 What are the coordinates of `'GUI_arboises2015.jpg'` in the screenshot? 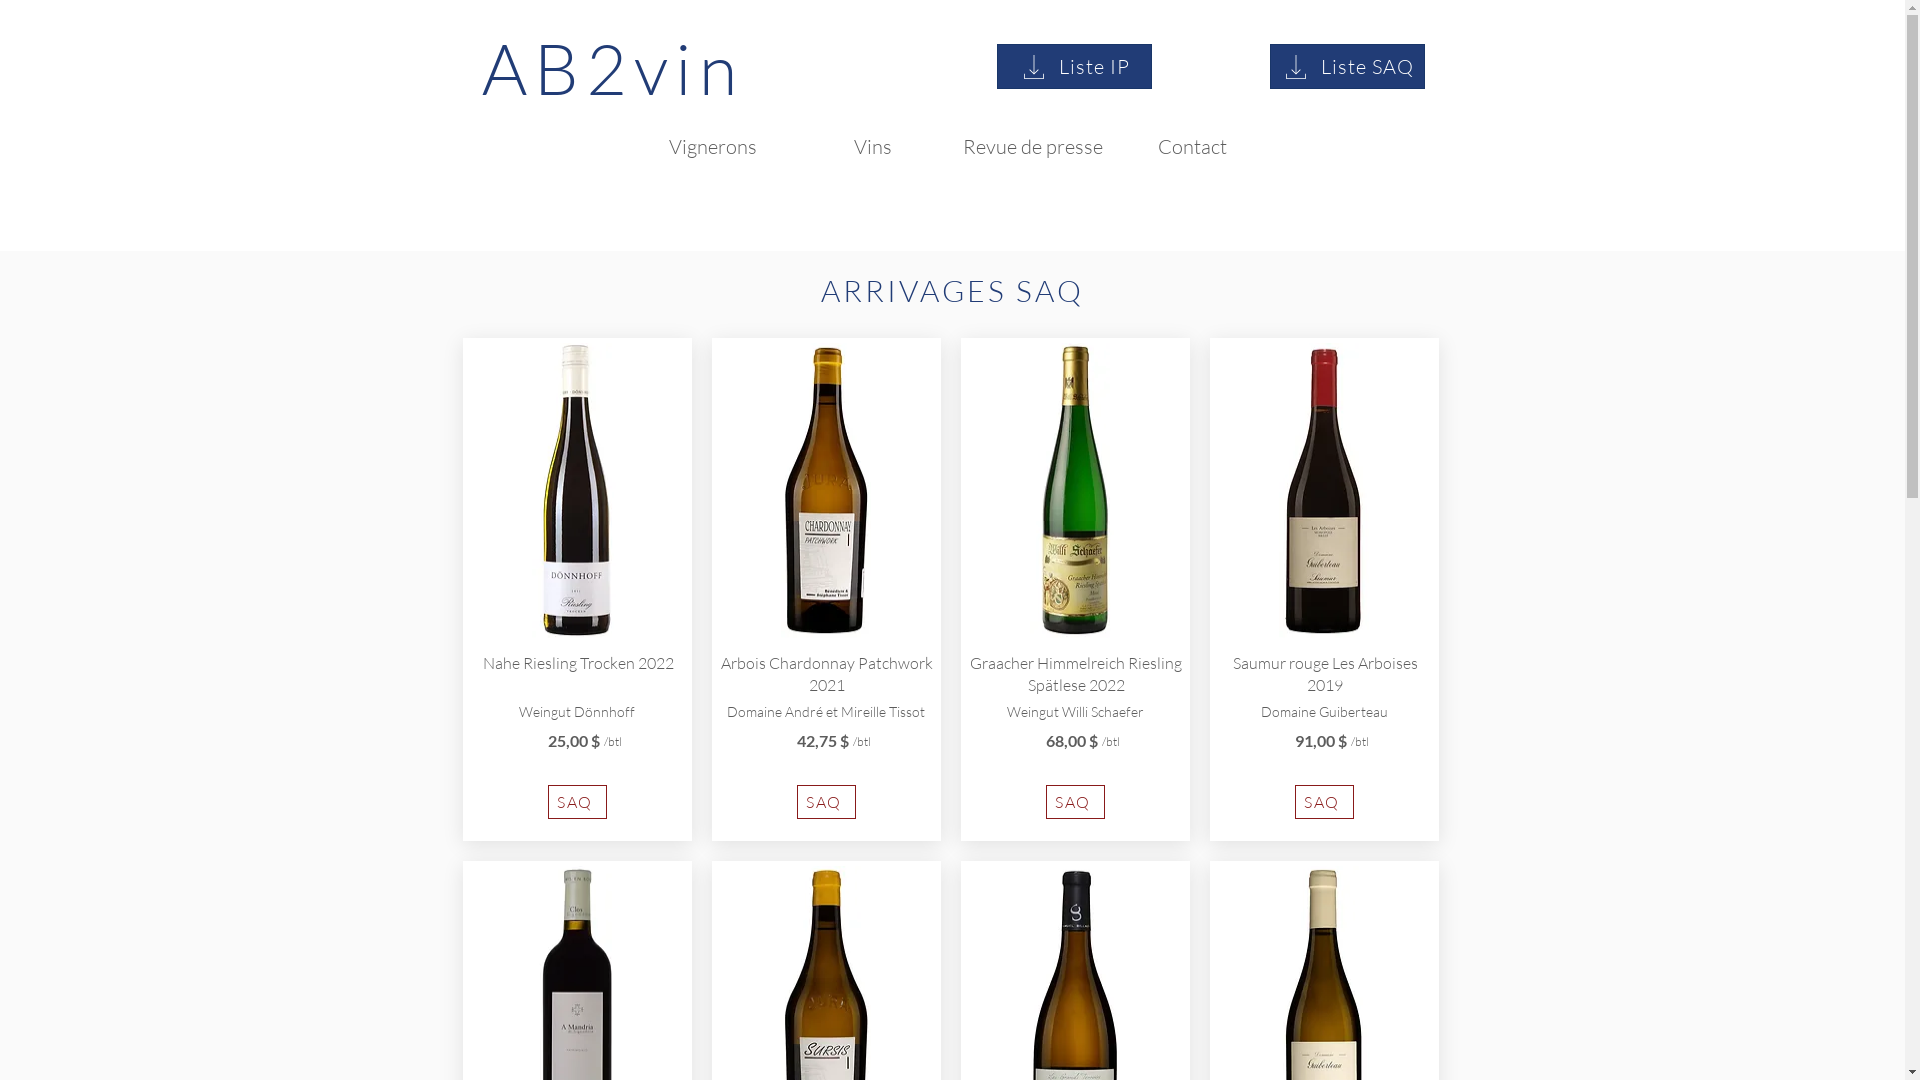 It's located at (1323, 490).